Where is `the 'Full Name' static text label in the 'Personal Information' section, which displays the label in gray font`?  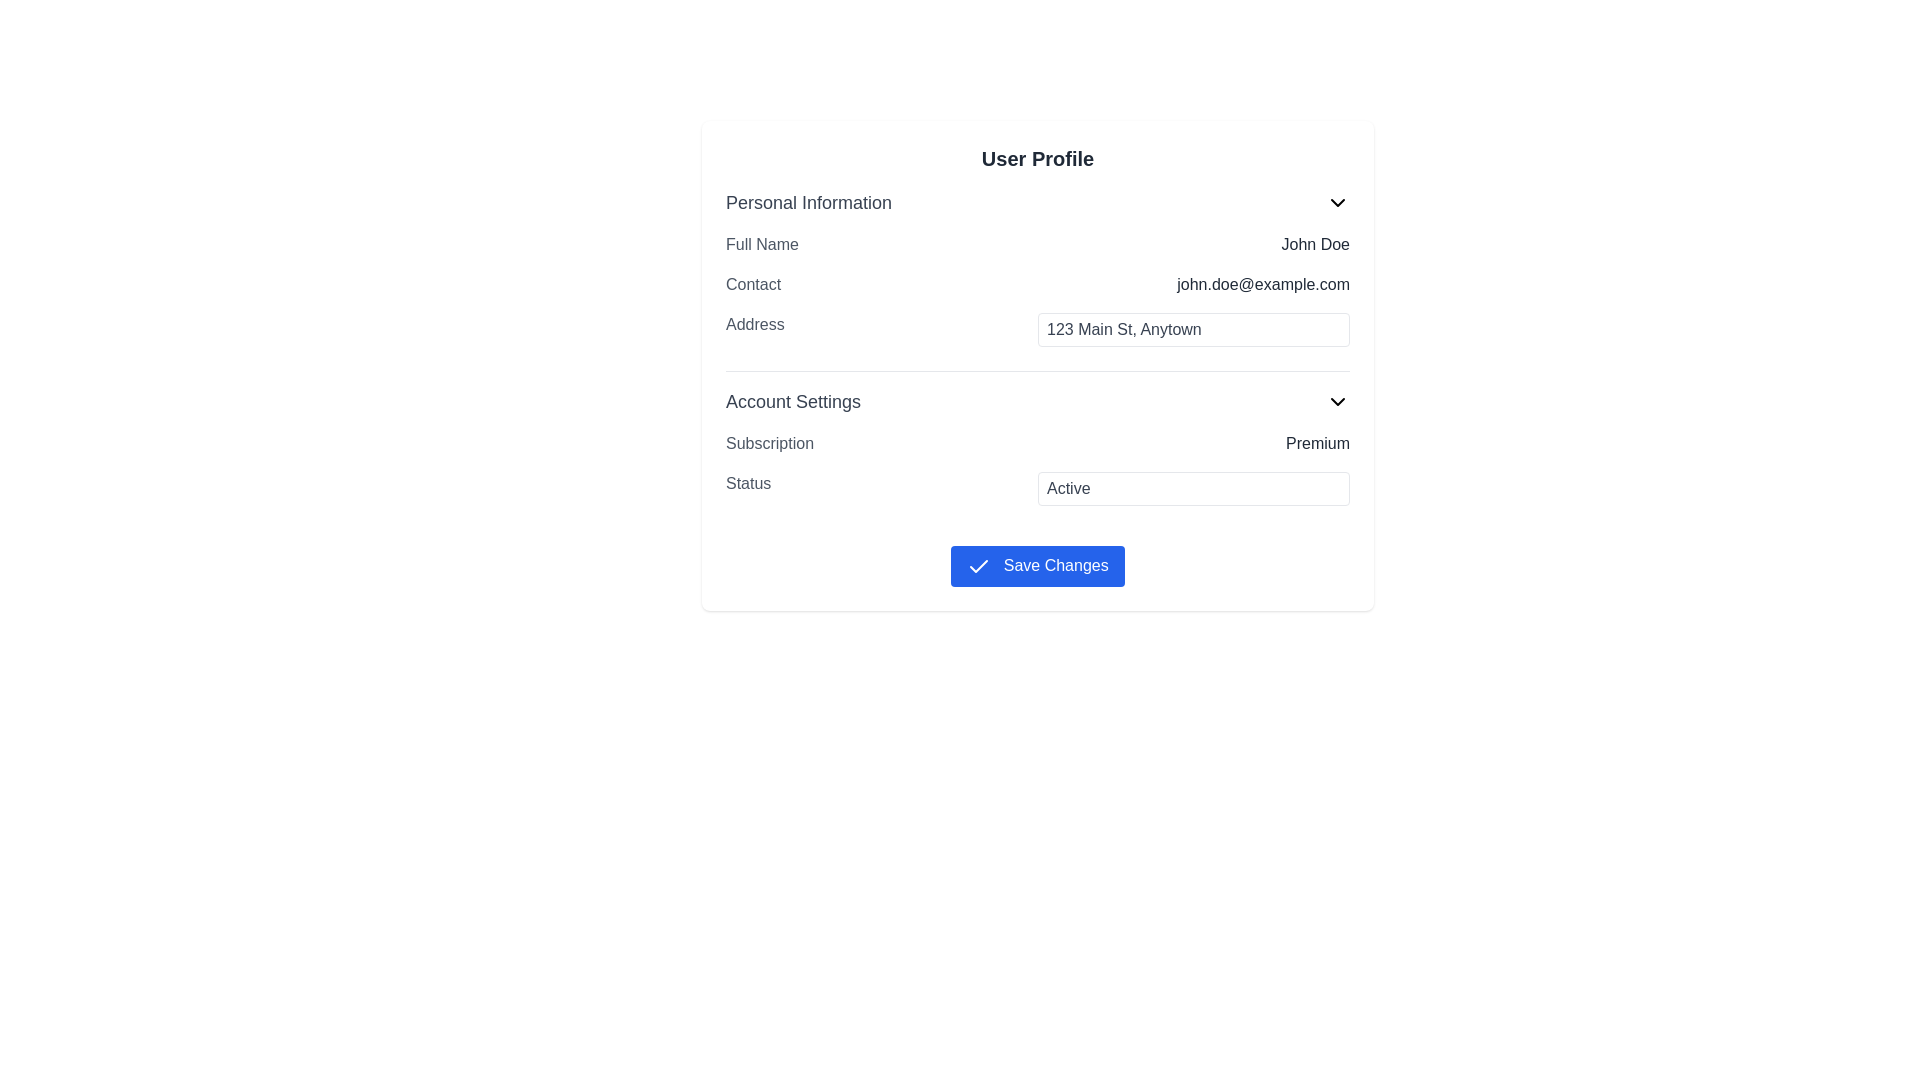 the 'Full Name' static text label in the 'Personal Information' section, which displays the label in gray font is located at coordinates (761, 244).